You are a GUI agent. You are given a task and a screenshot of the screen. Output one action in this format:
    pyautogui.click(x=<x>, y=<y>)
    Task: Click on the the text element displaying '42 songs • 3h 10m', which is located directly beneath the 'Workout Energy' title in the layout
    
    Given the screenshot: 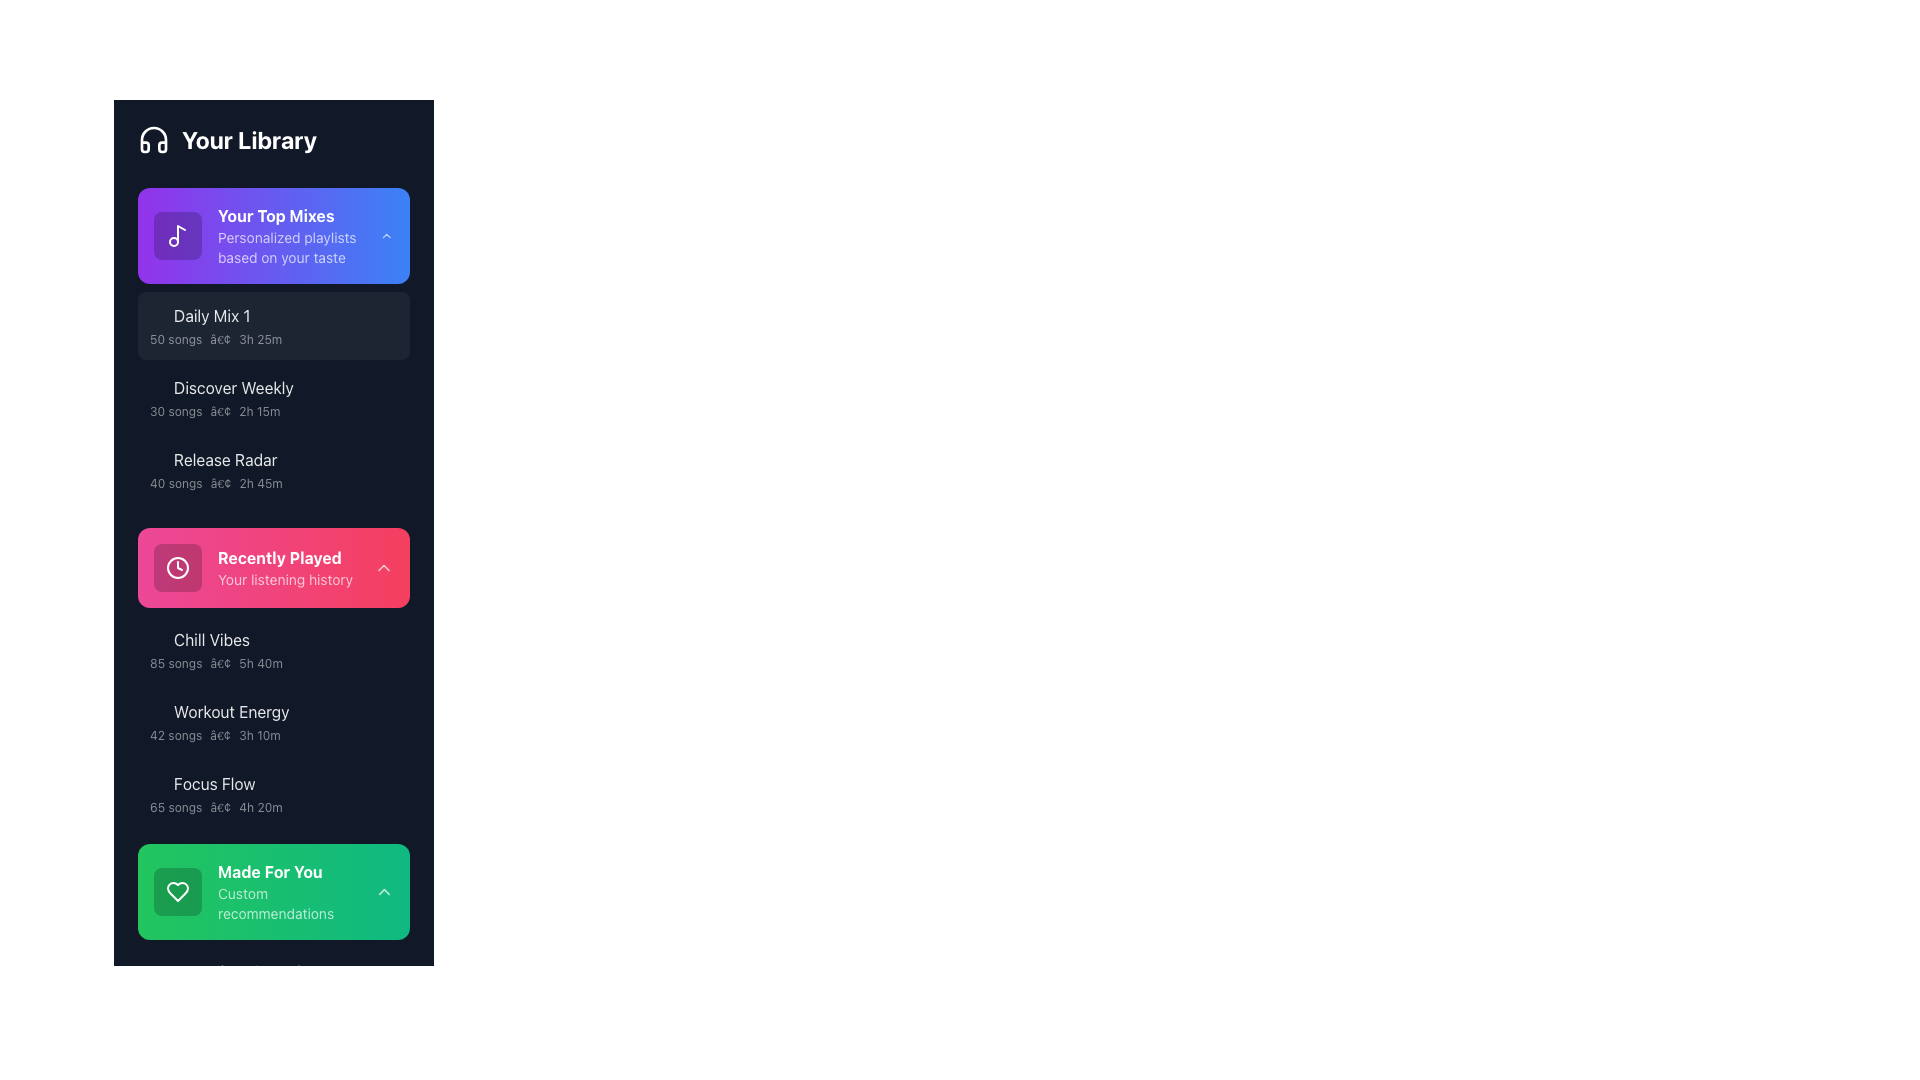 What is the action you would take?
    pyautogui.click(x=263, y=736)
    